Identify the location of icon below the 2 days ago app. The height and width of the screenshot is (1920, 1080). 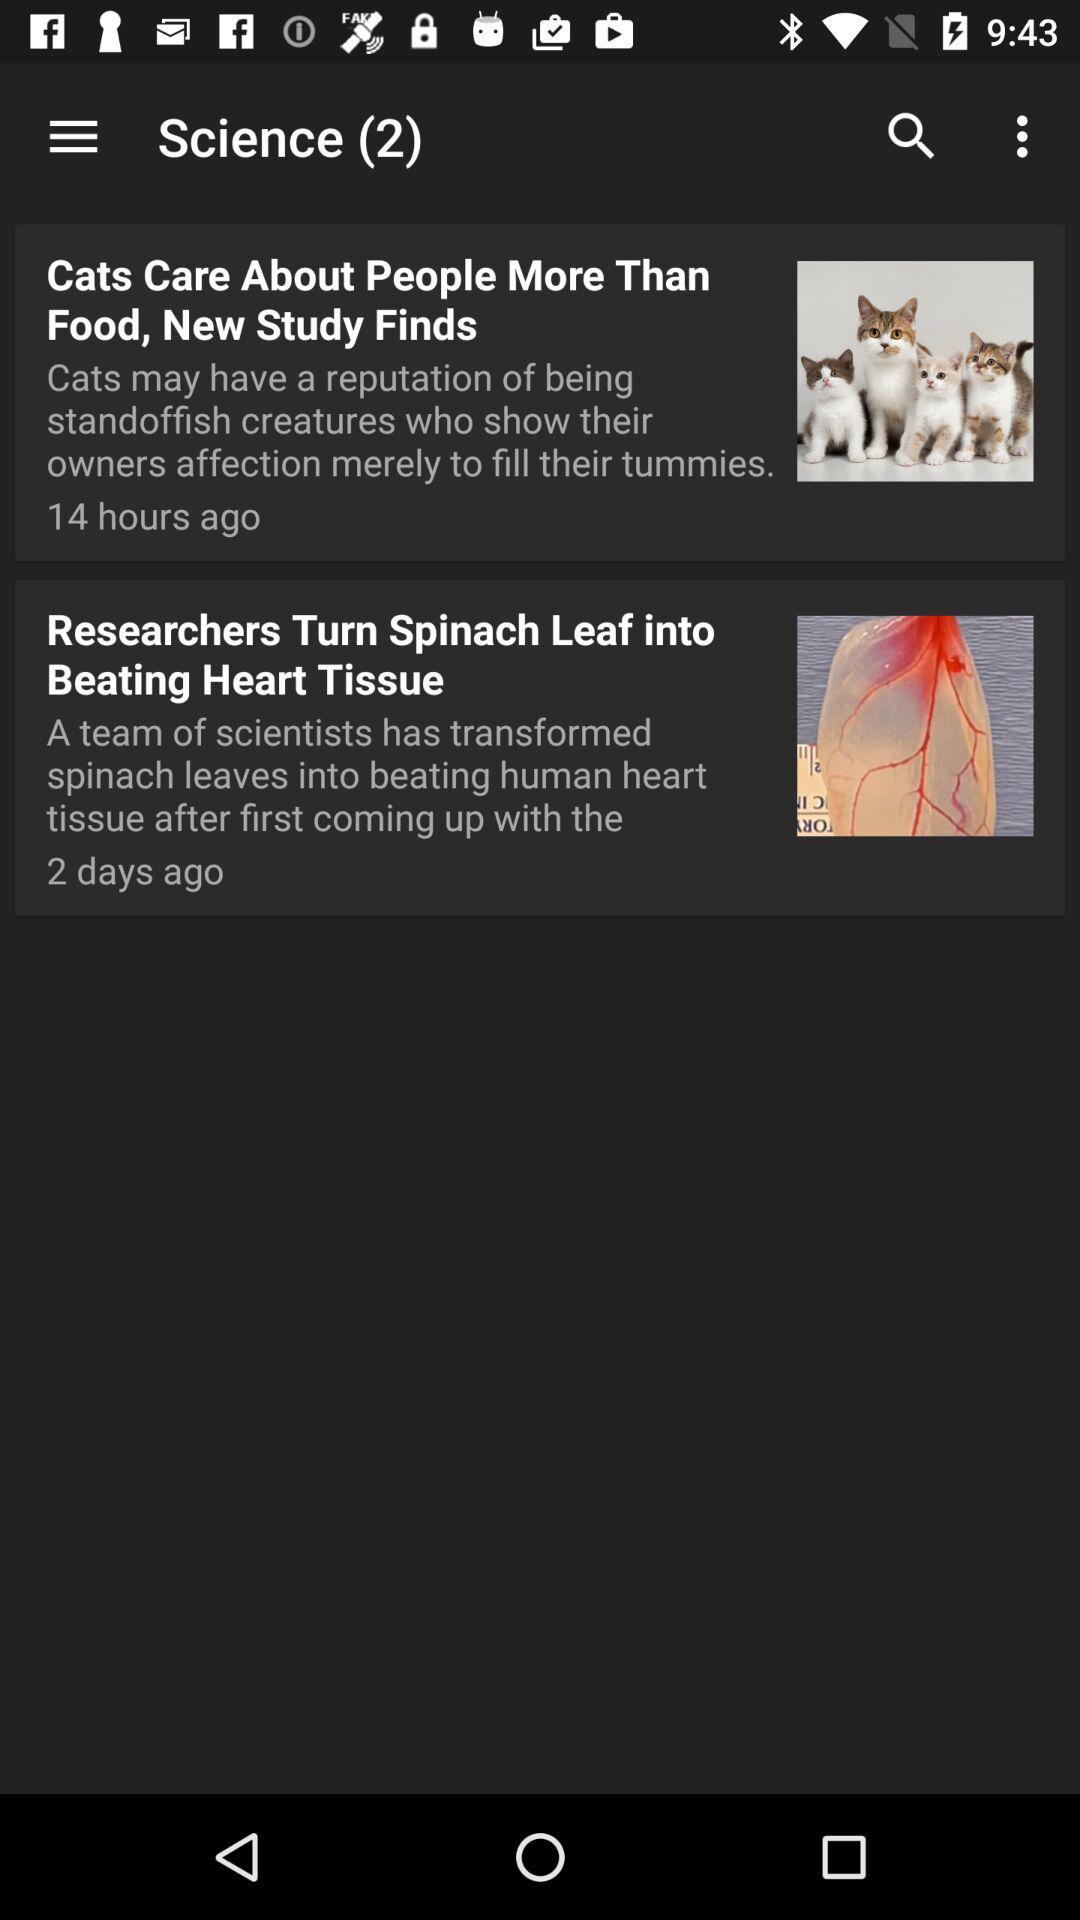
(540, 1727).